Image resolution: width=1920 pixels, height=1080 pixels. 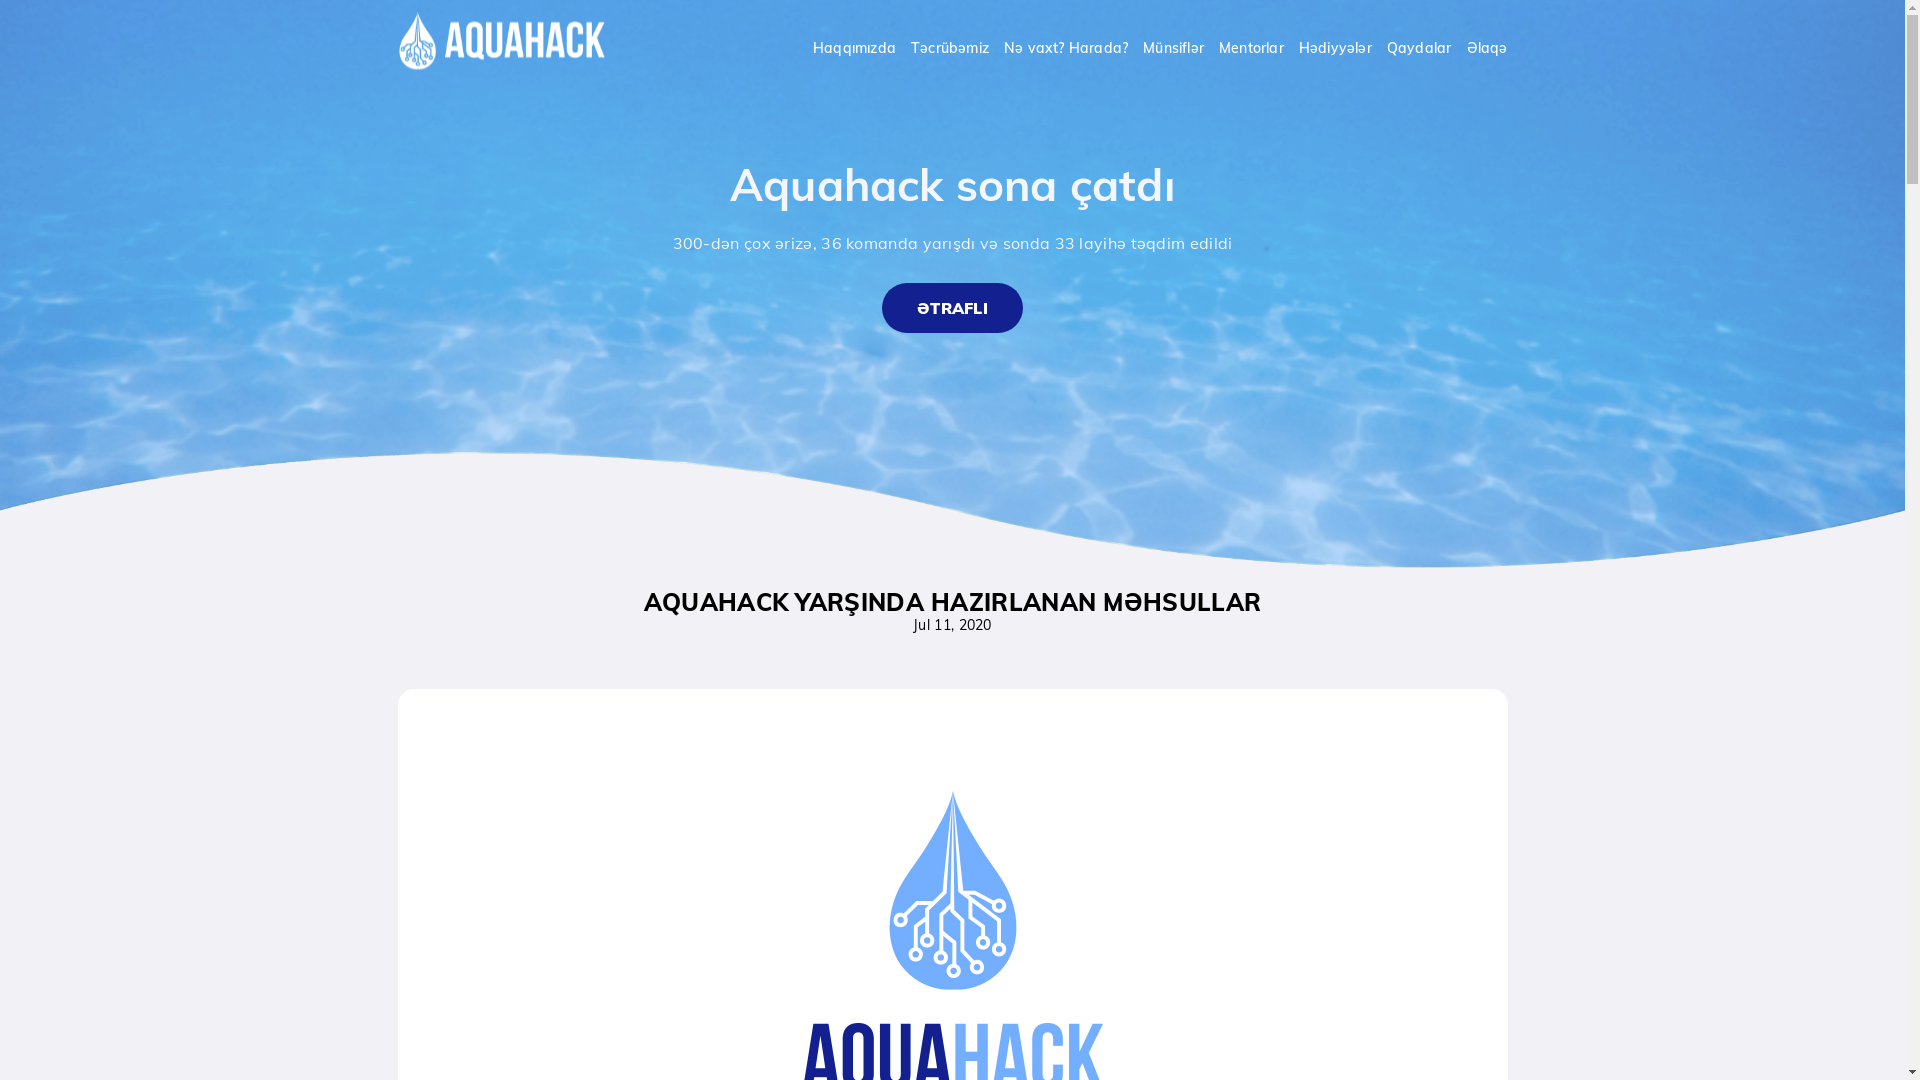 What do you see at coordinates (1250, 46) in the screenshot?
I see `'Mentorlar'` at bounding box center [1250, 46].